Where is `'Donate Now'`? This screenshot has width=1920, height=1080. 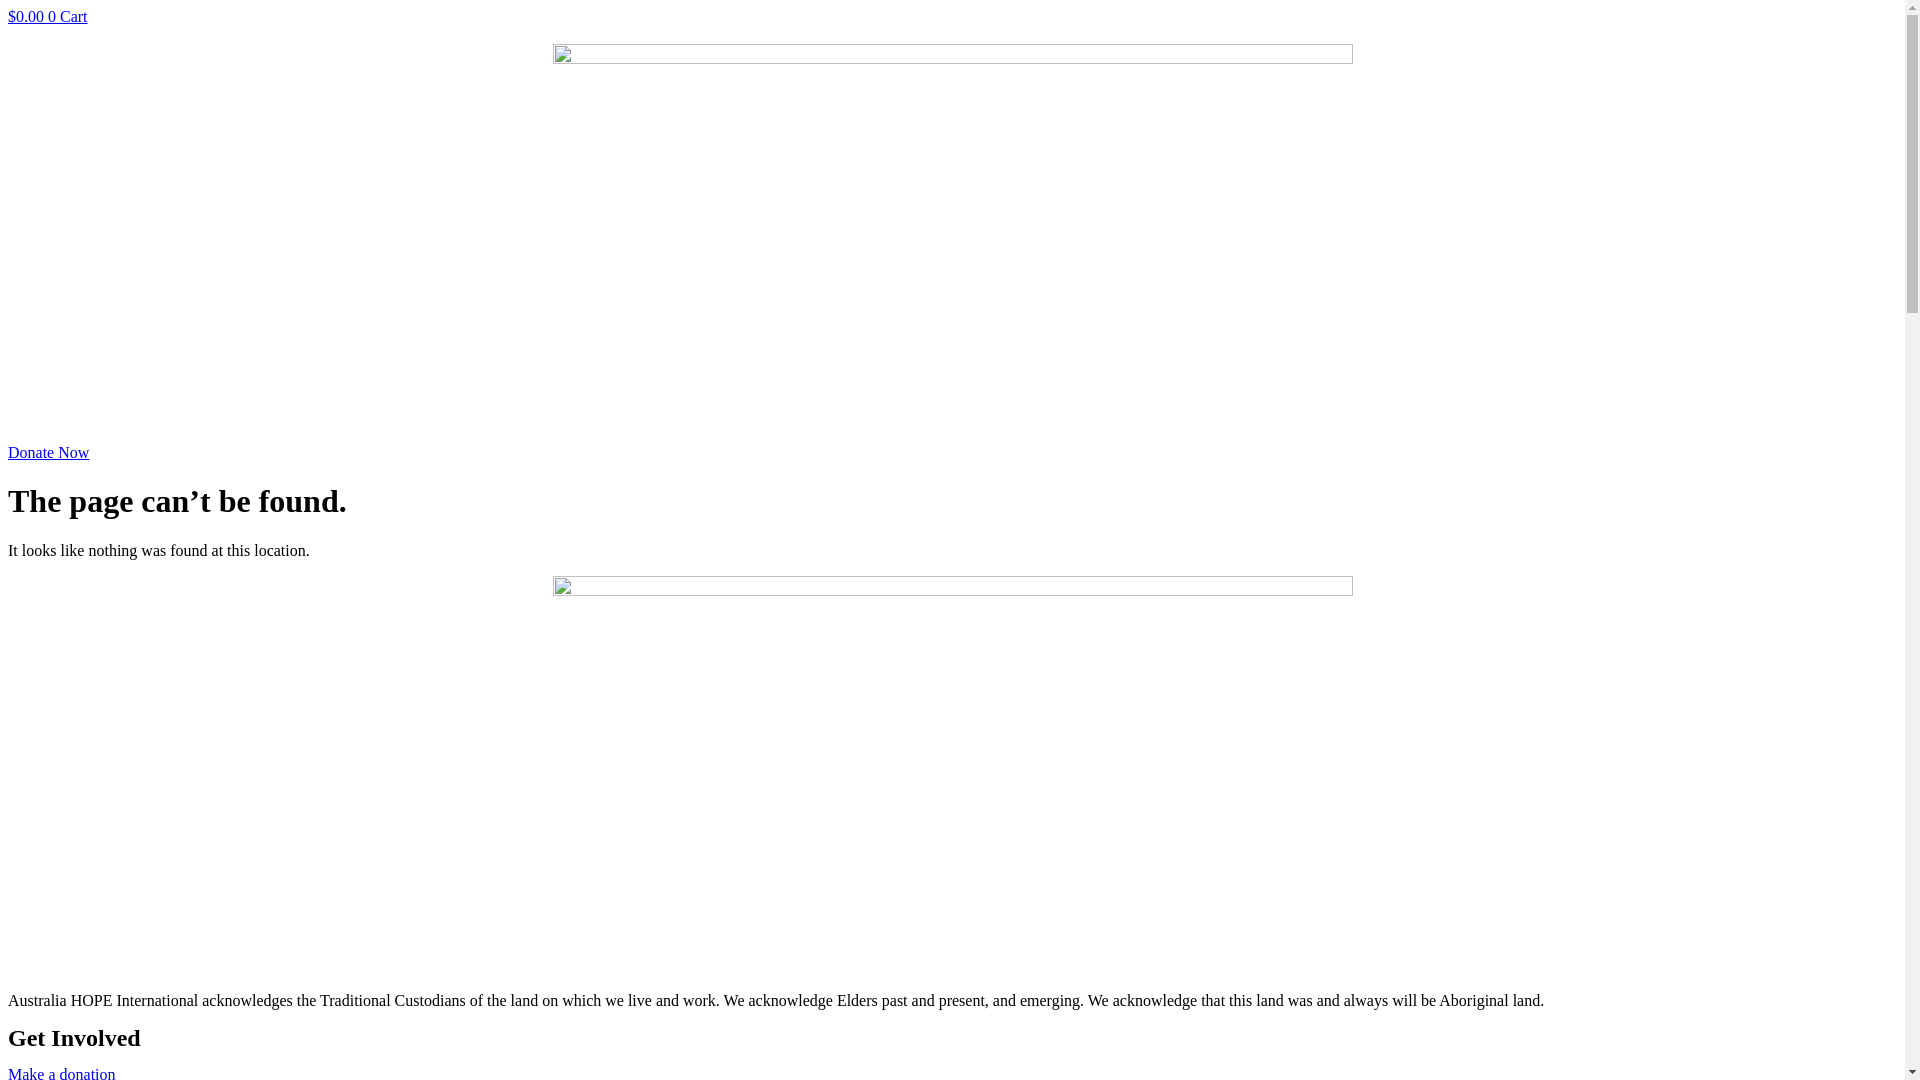
'Donate Now' is located at coordinates (48, 452).